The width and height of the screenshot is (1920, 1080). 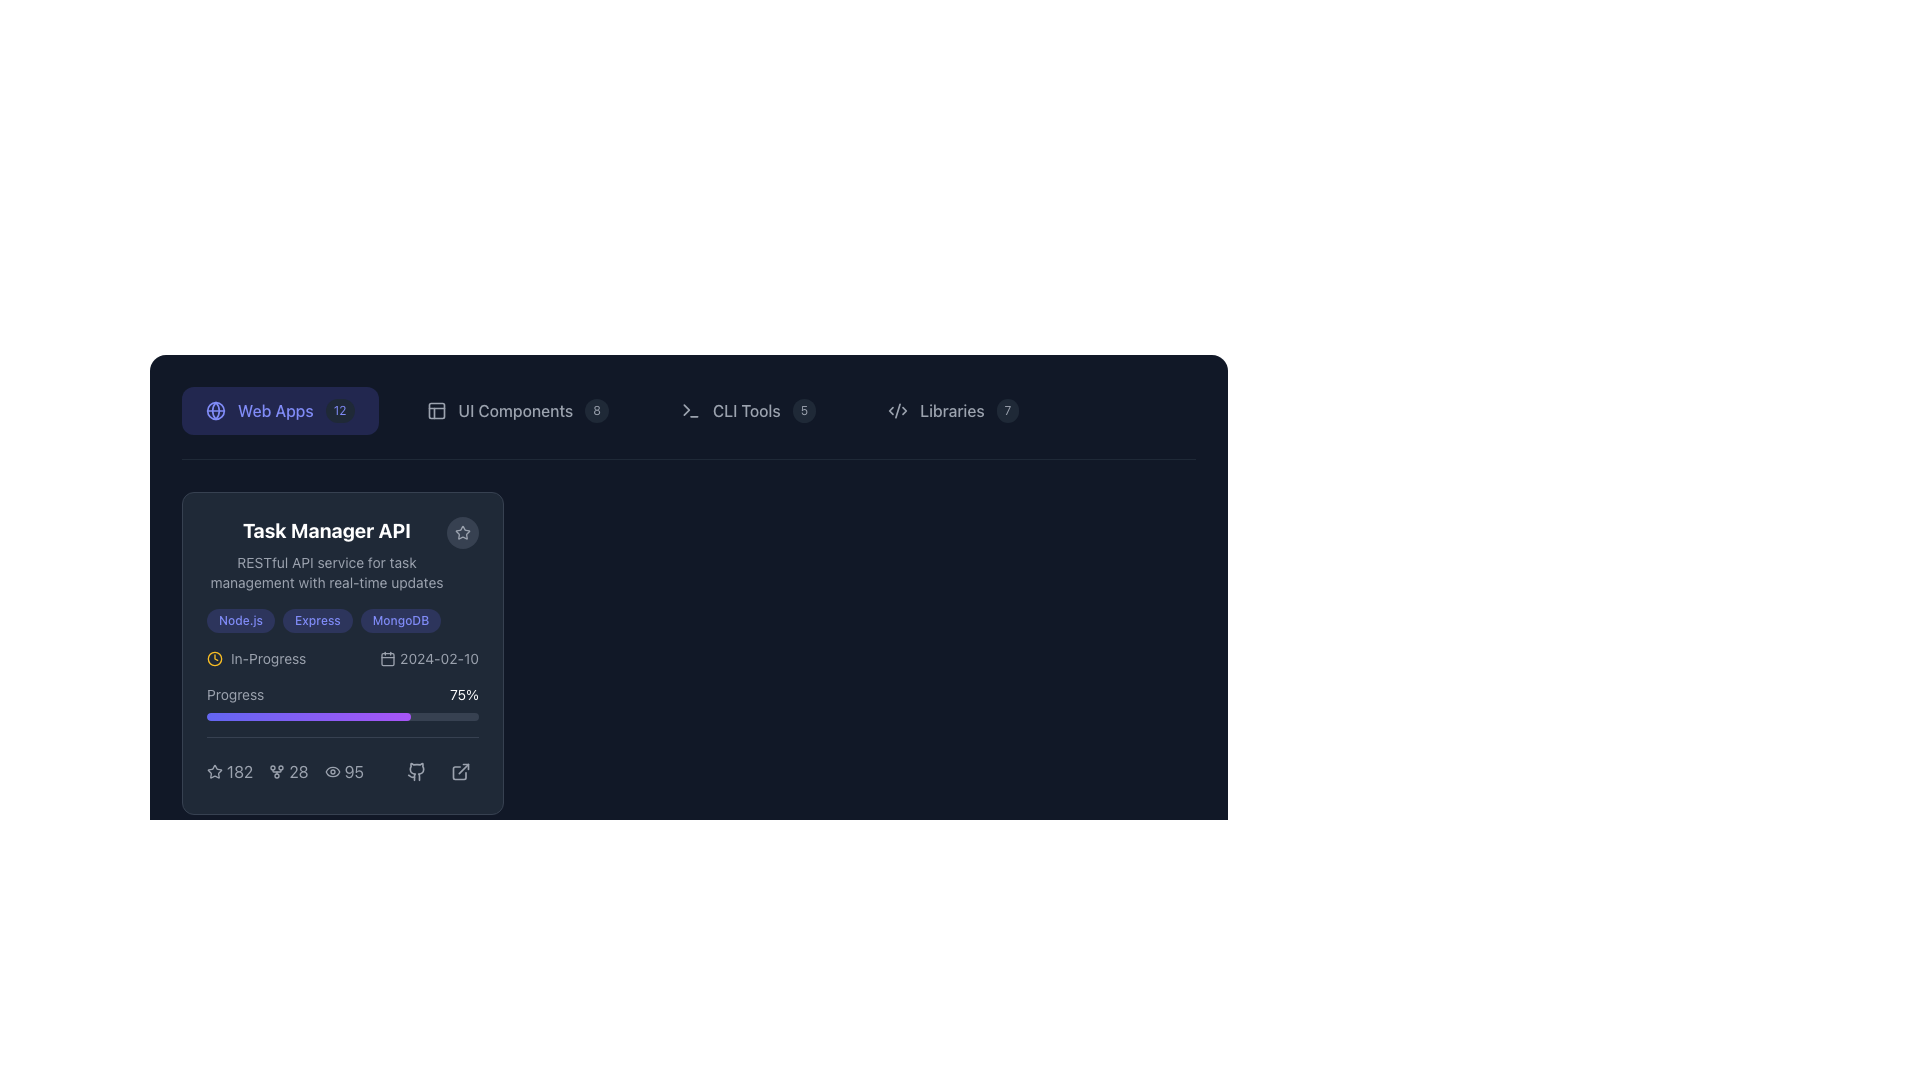 What do you see at coordinates (461, 531) in the screenshot?
I see `the star icon embedded in the circular button located in the upper-right section of the 'Task Manager API' card` at bounding box center [461, 531].